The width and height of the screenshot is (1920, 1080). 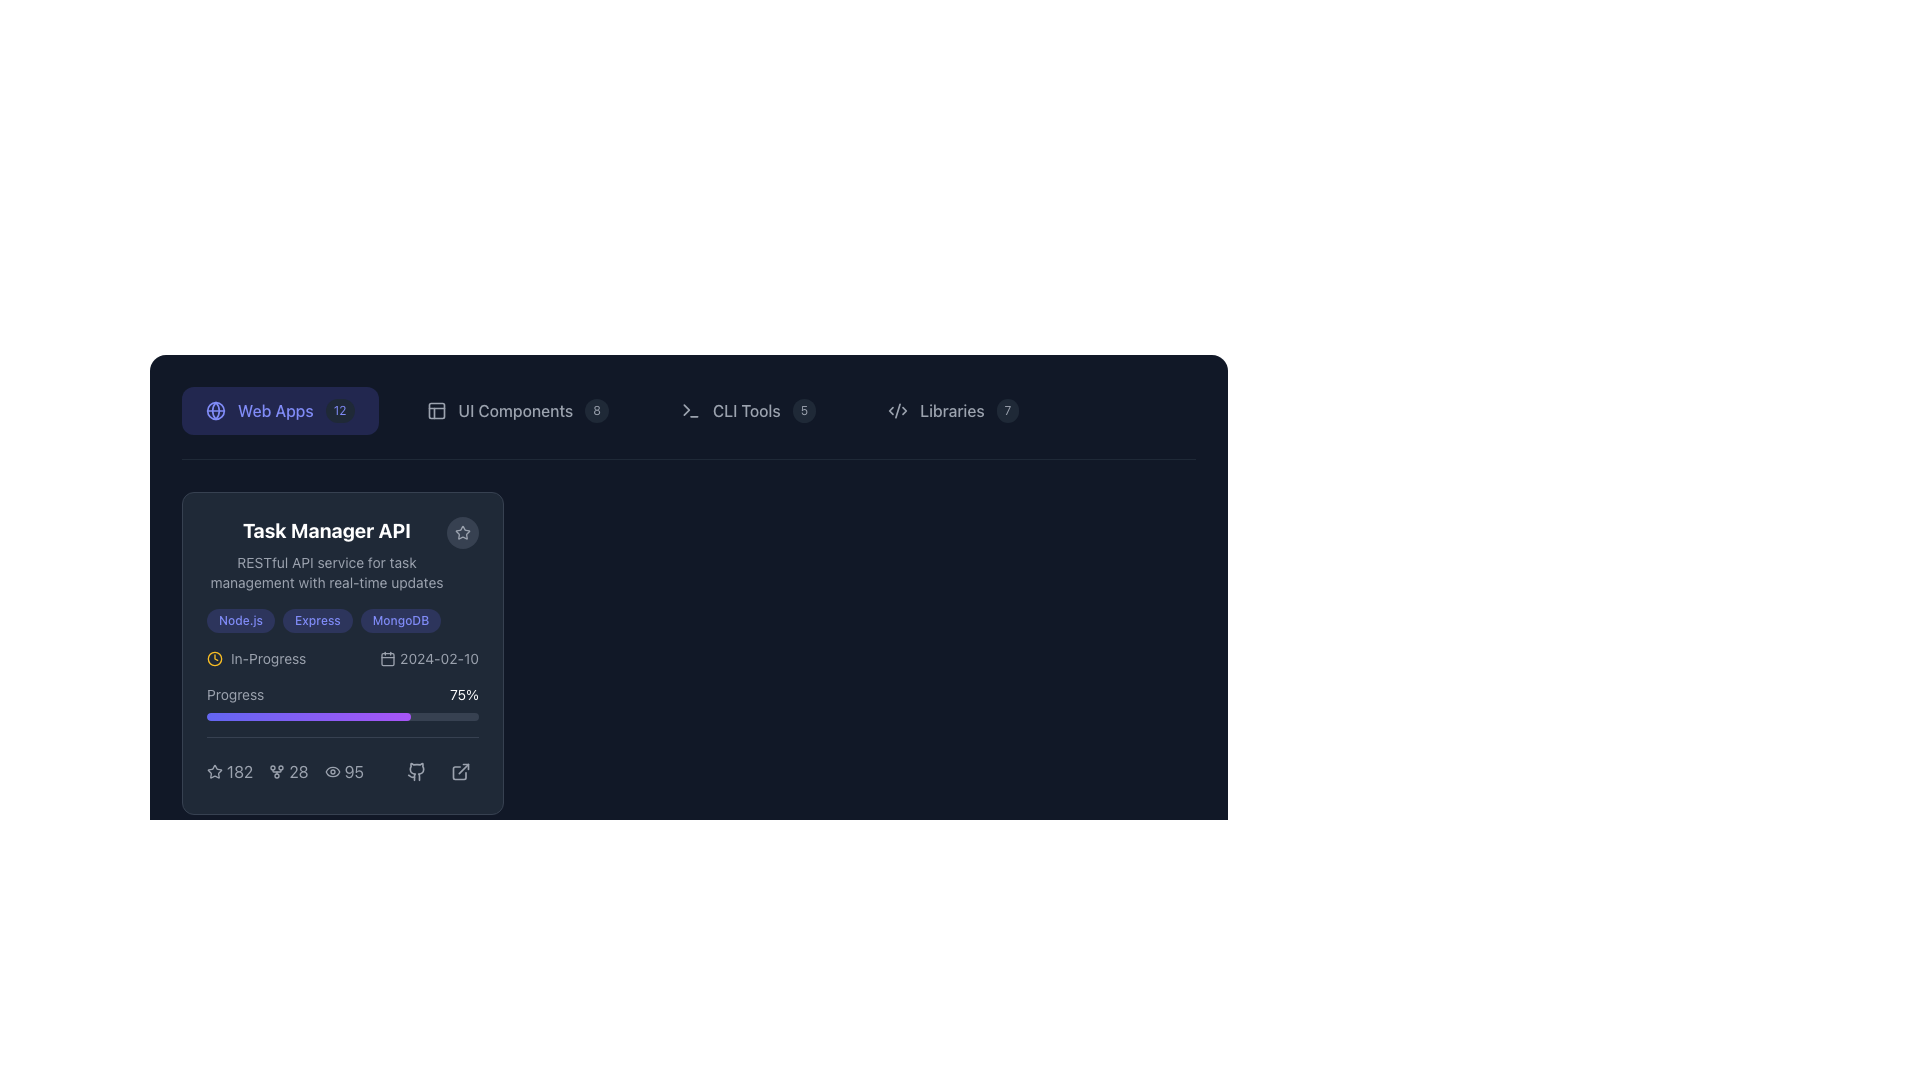 What do you see at coordinates (461, 531) in the screenshot?
I see `the star icon embedded in the circular button located in the upper-right section of the 'Task Manager API' card` at bounding box center [461, 531].